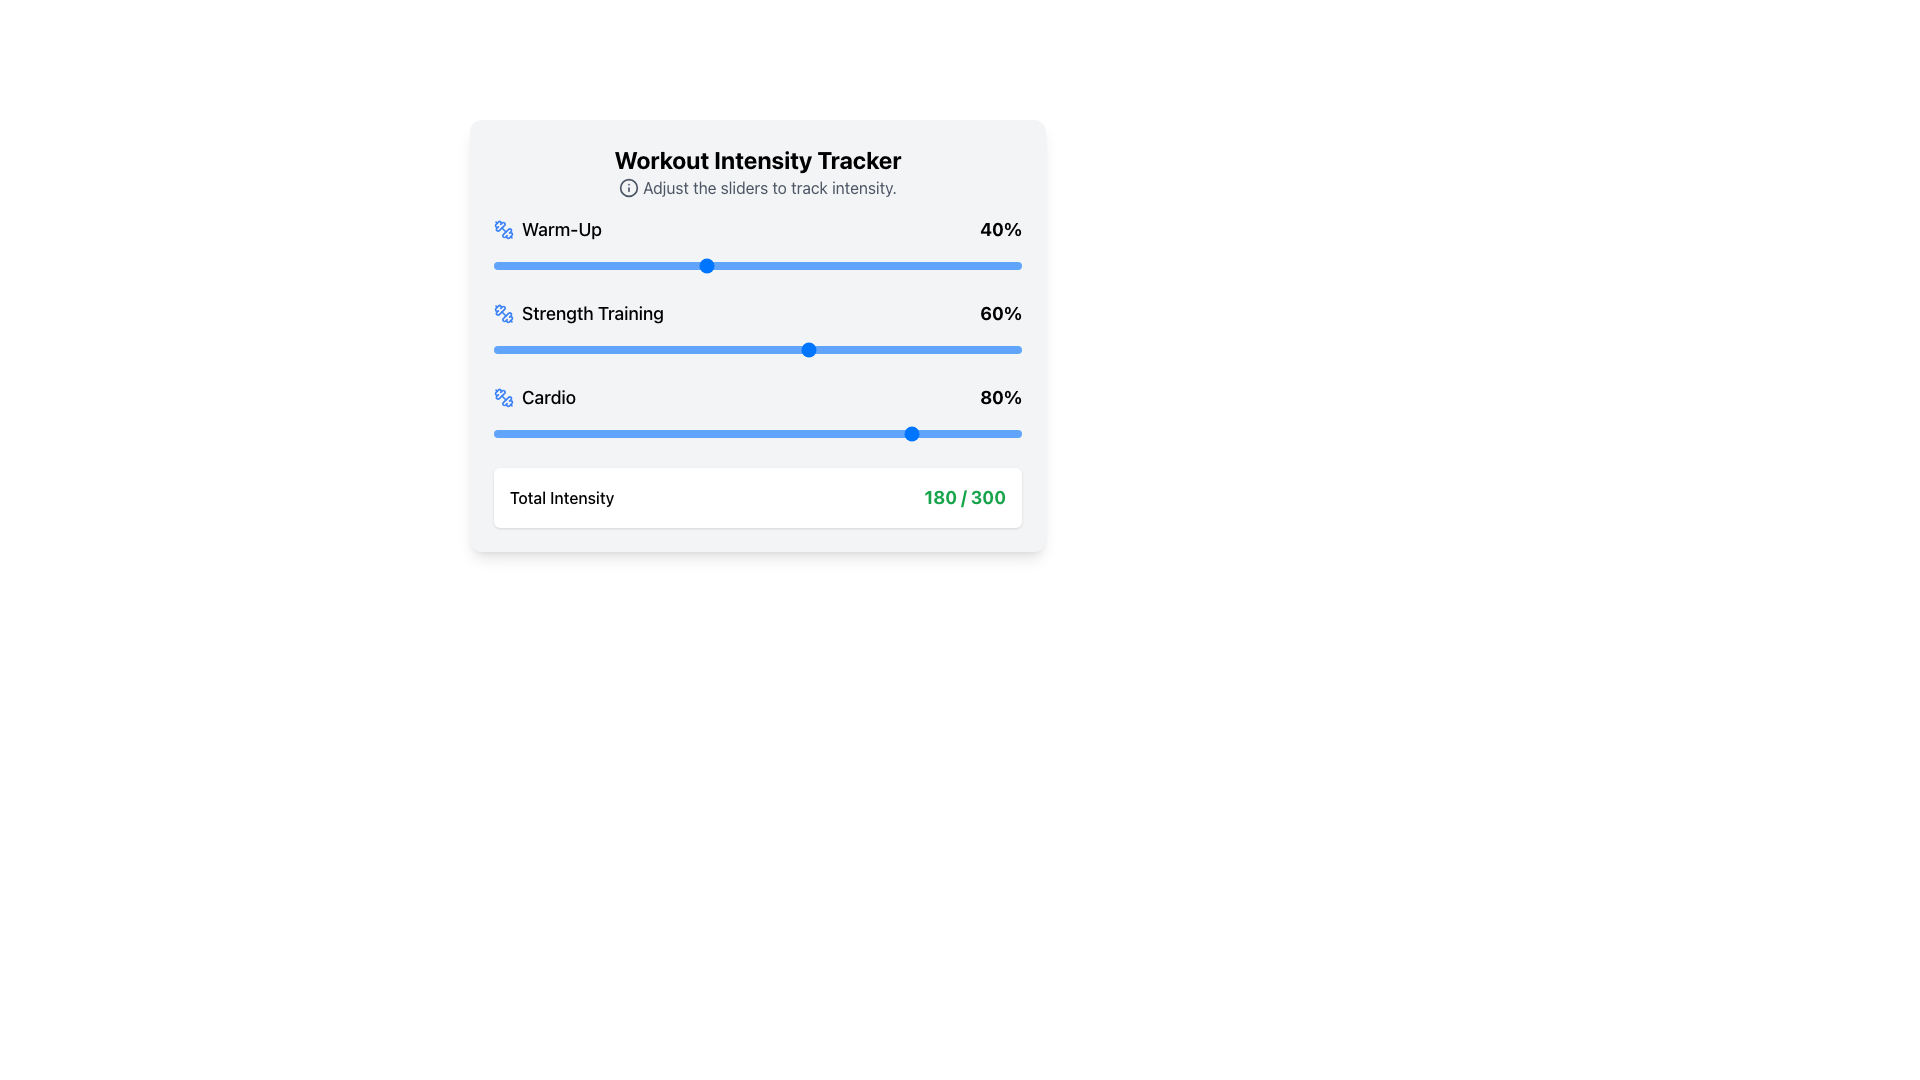  I want to click on the text label reading 'Warm-Up' which is styled with a medium-sized black font and is associated with a blue dumbbell icon, located within the 'Workout Intensity Tracker' interface, so click(547, 229).